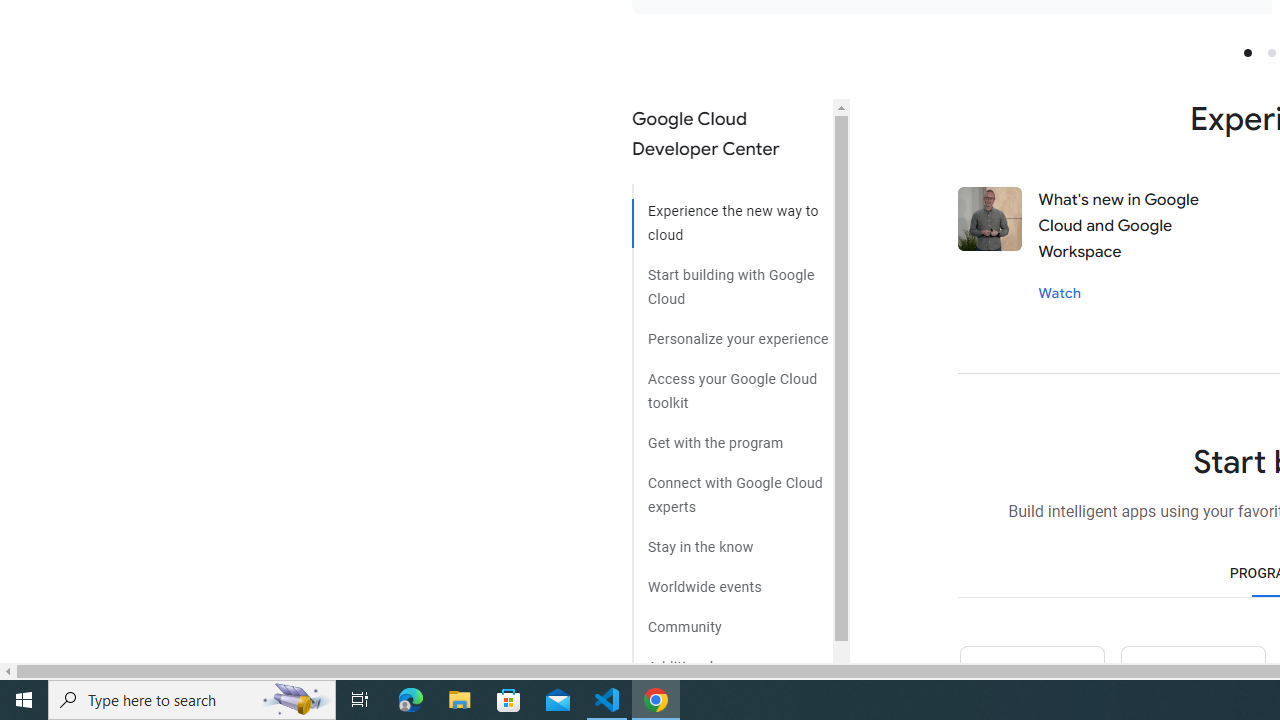 The width and height of the screenshot is (1280, 720). I want to click on 'Start building with Google Cloud', so click(731, 279).